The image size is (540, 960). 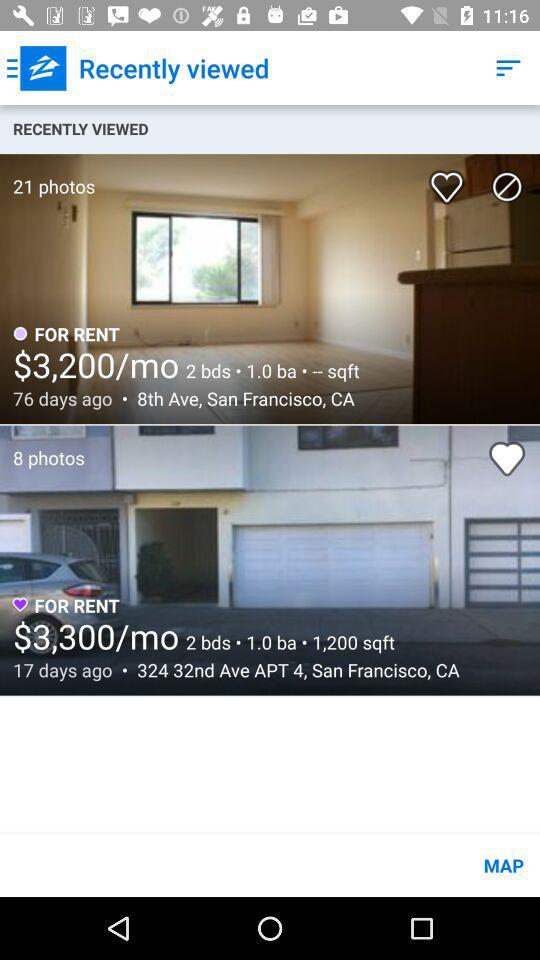 What do you see at coordinates (292, 670) in the screenshot?
I see `the item to the right of the 17 days ago icon` at bounding box center [292, 670].